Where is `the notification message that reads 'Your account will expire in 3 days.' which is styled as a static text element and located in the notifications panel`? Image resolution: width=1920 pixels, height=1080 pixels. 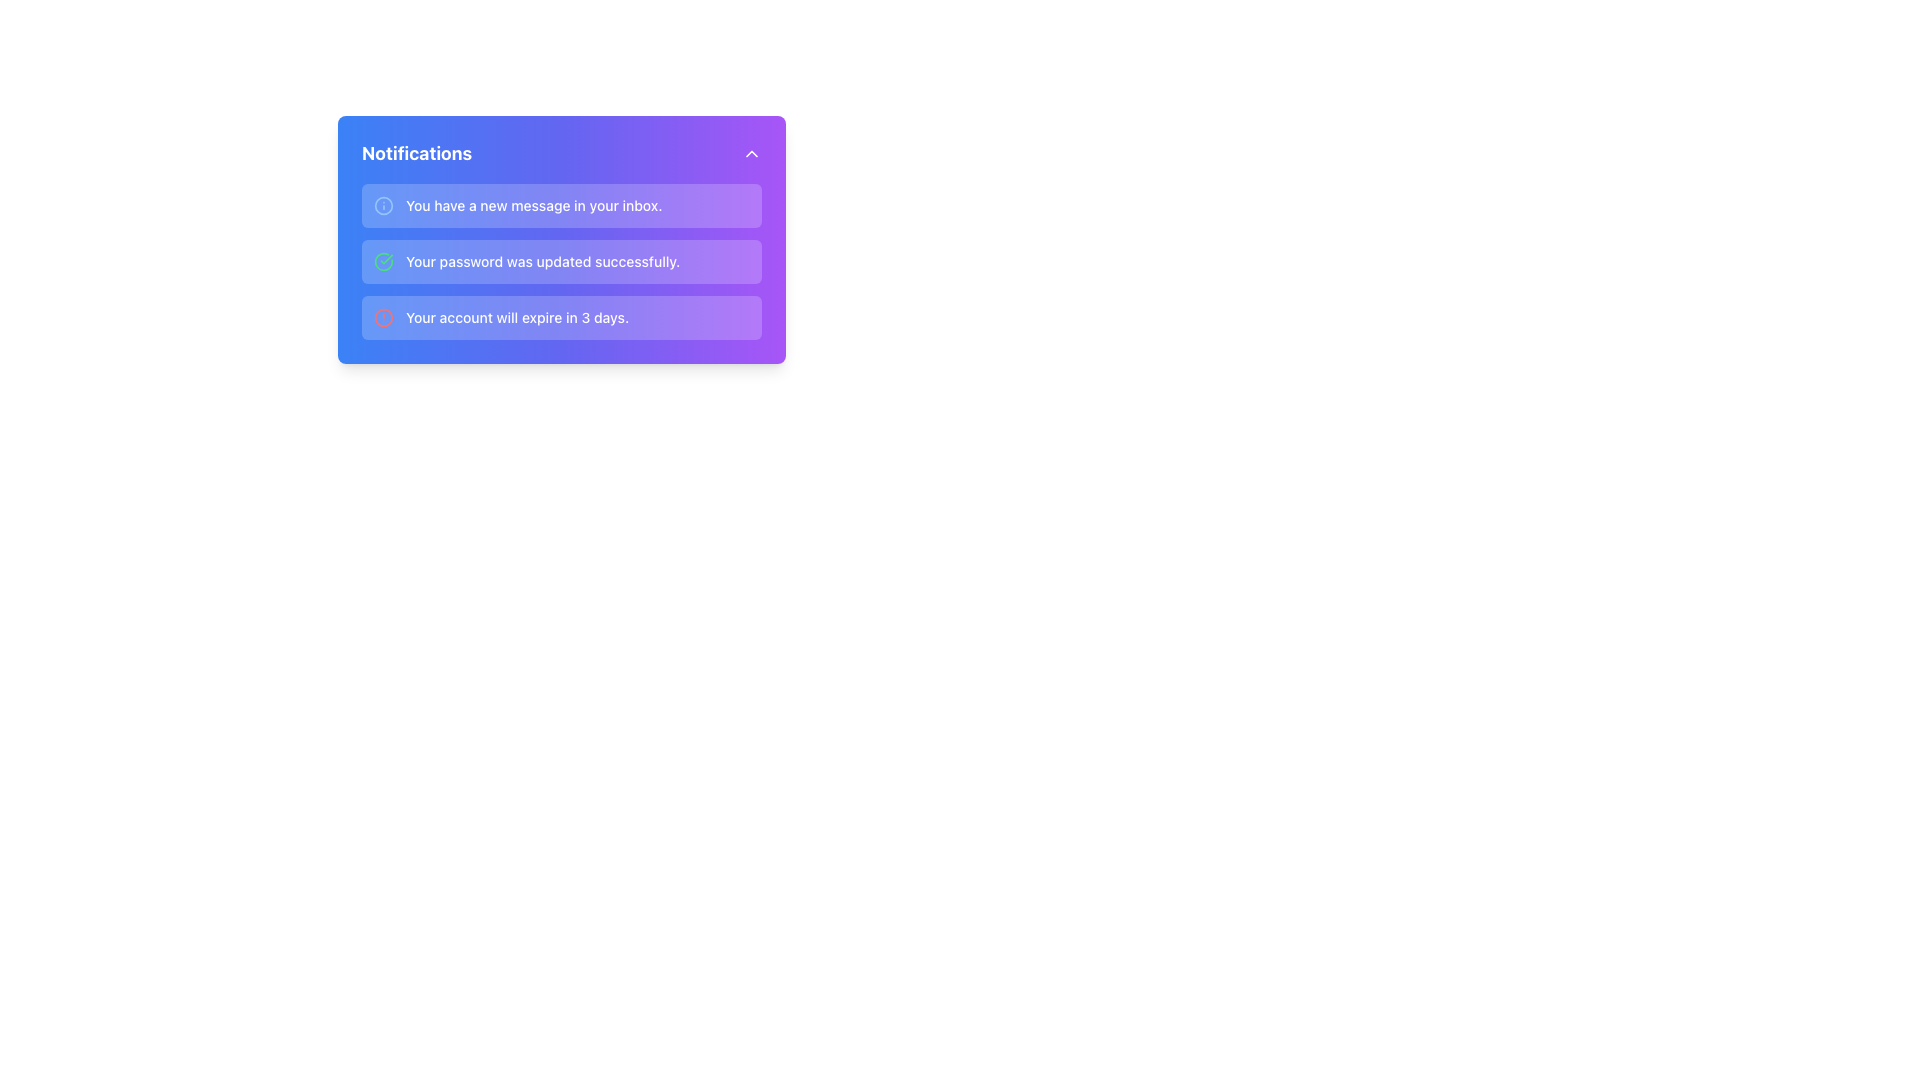
the notification message that reads 'Your account will expire in 3 days.' which is styled as a static text element and located in the notifications panel is located at coordinates (517, 316).